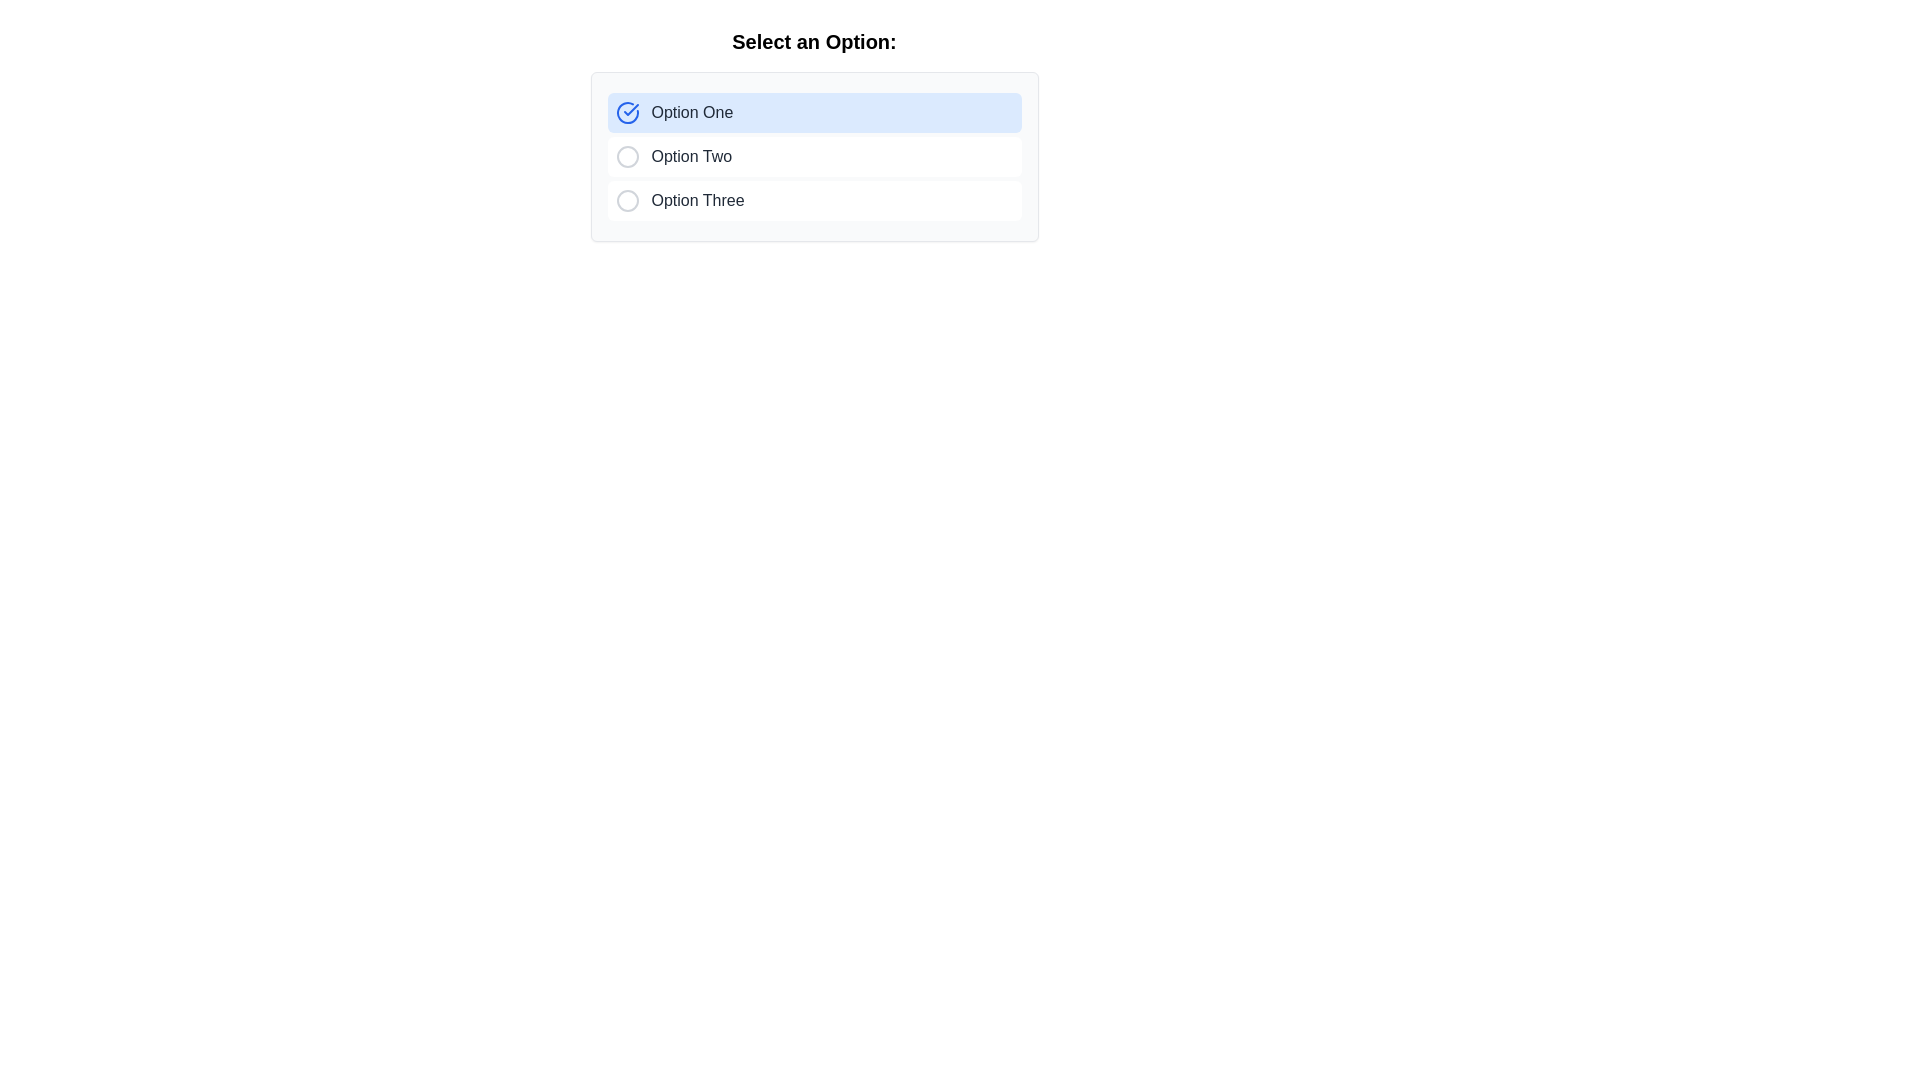 The image size is (1920, 1080). Describe the element at coordinates (626, 200) in the screenshot. I see `the selection state of the radio button indicator for 'Option Three', which is part of the radio button group located near the bottom of the options` at that location.